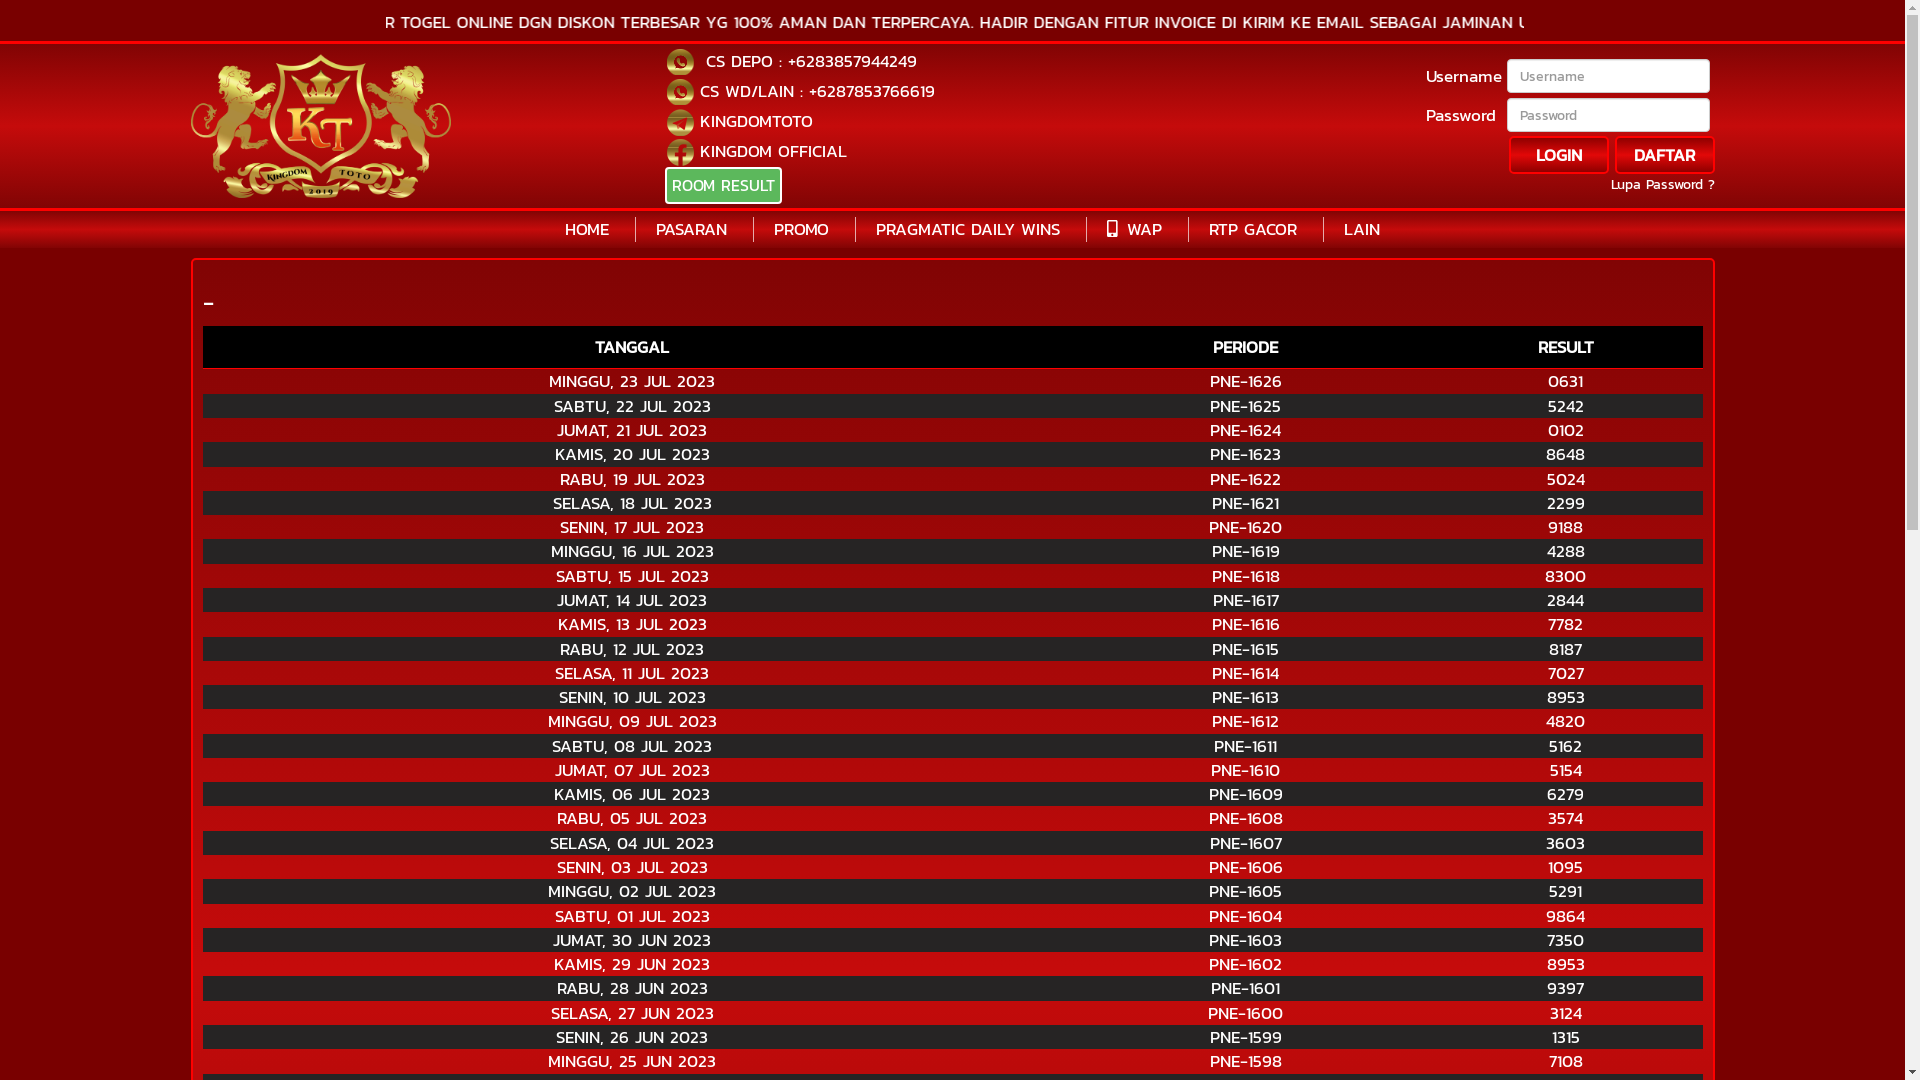 The height and width of the screenshot is (1080, 1920). I want to click on 'WAP', so click(1106, 227).